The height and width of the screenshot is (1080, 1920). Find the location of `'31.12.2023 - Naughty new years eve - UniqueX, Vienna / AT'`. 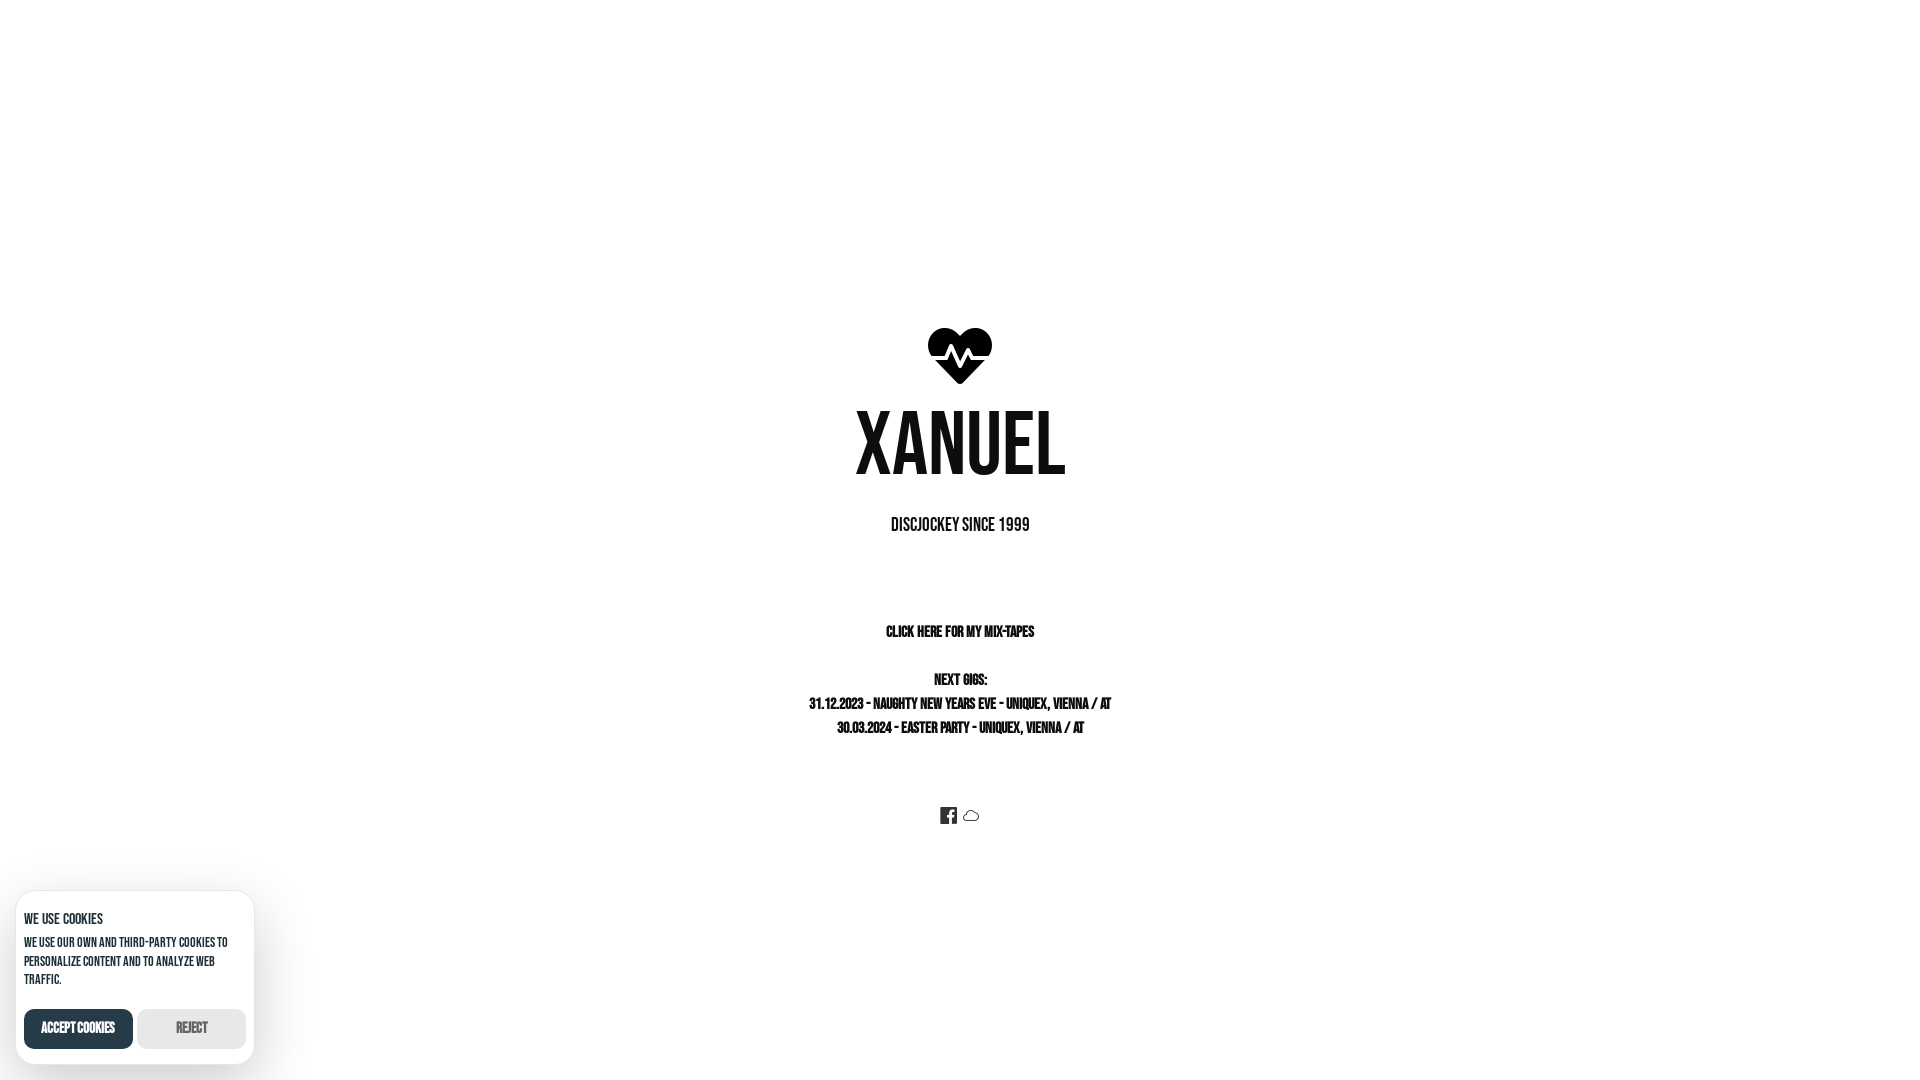

'31.12.2023 - Naughty new years eve - UniqueX, Vienna / AT' is located at coordinates (960, 703).